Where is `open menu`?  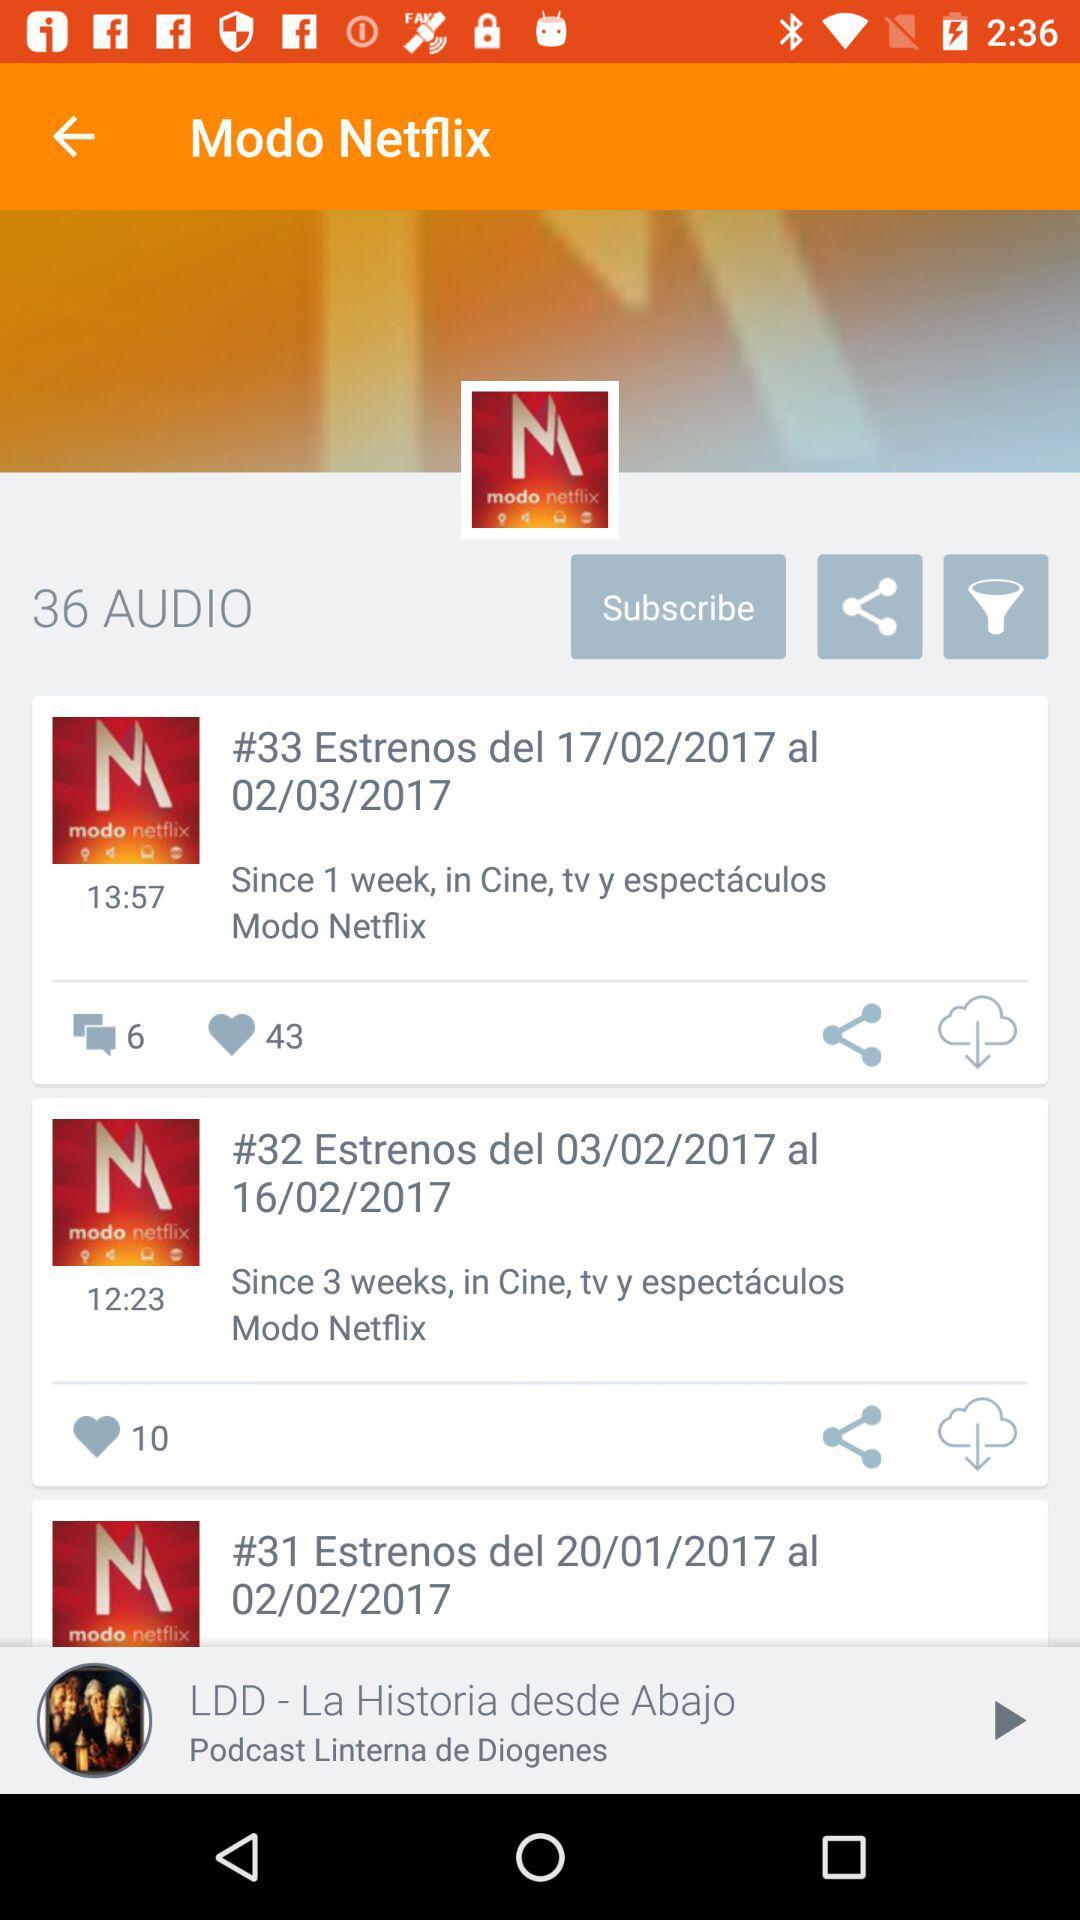
open menu is located at coordinates (856, 1035).